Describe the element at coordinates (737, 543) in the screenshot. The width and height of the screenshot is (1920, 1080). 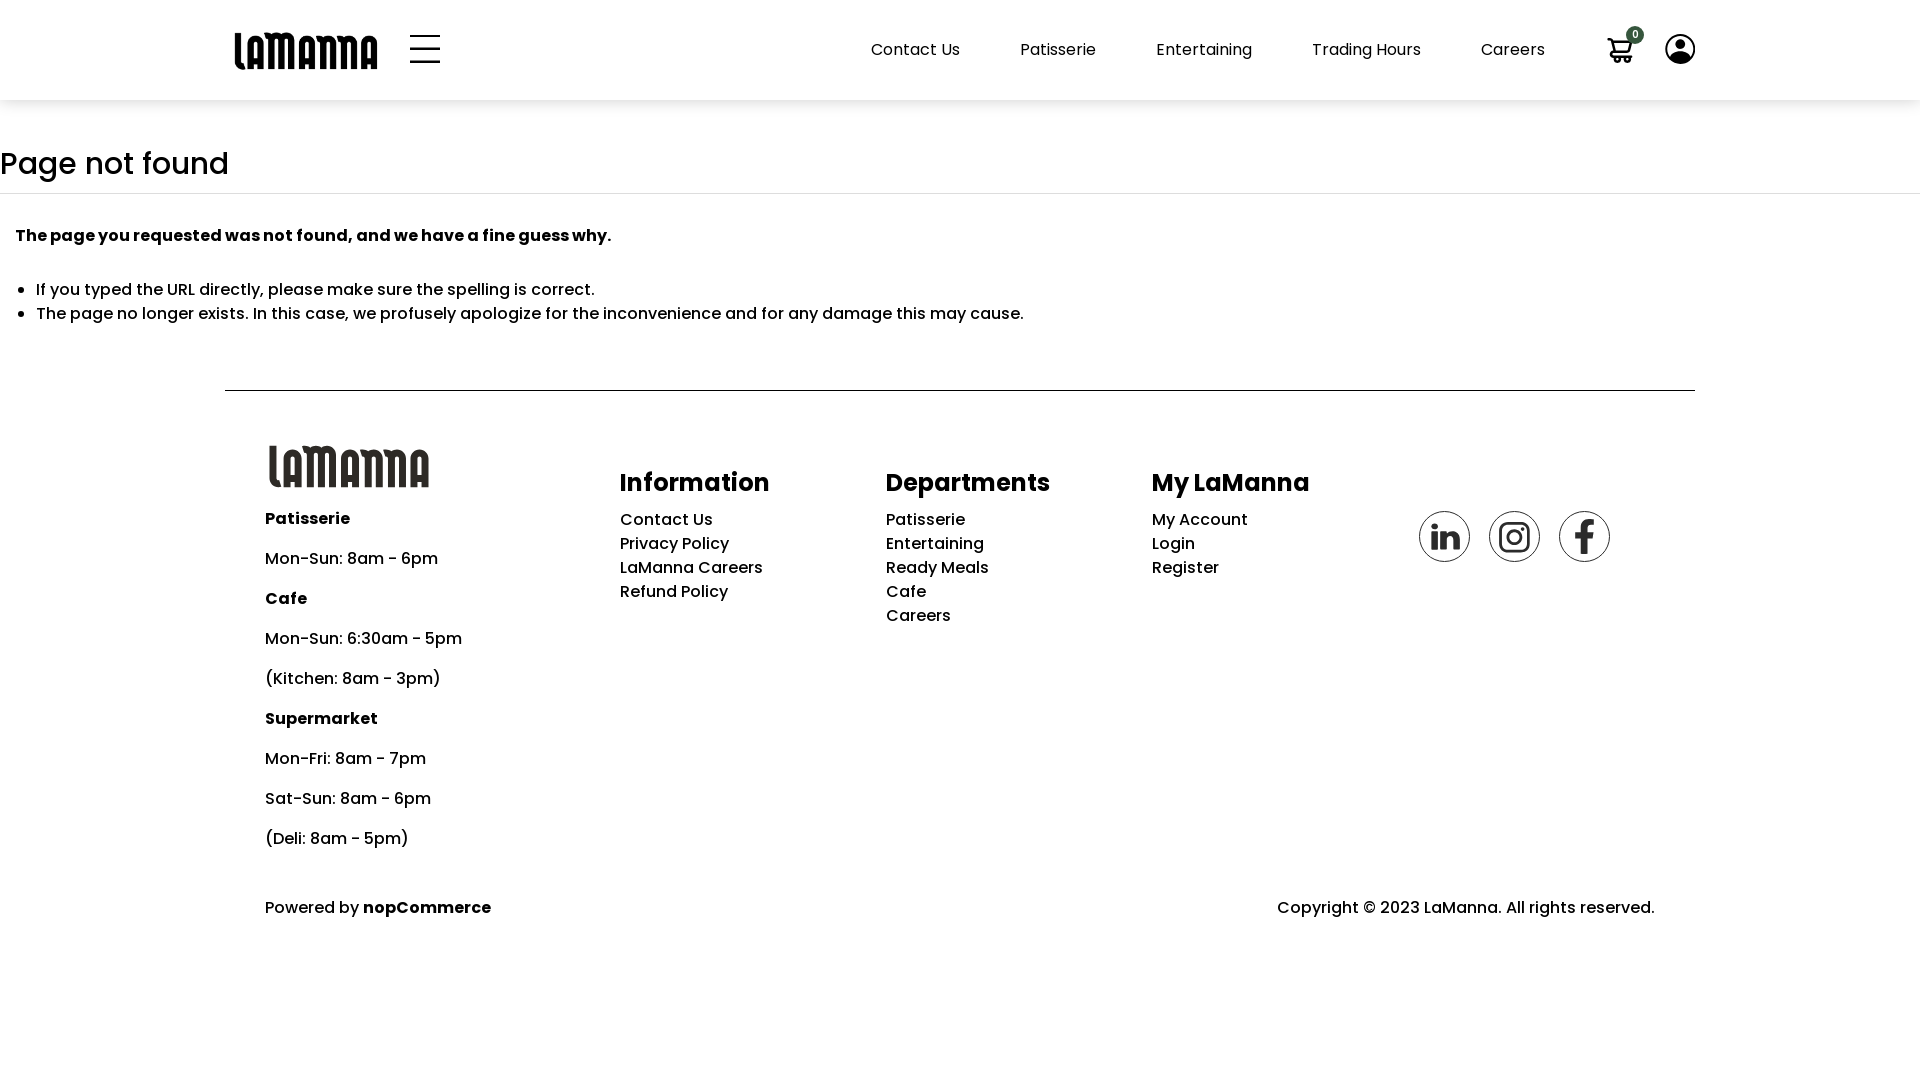
I see `'Privacy Policy'` at that location.